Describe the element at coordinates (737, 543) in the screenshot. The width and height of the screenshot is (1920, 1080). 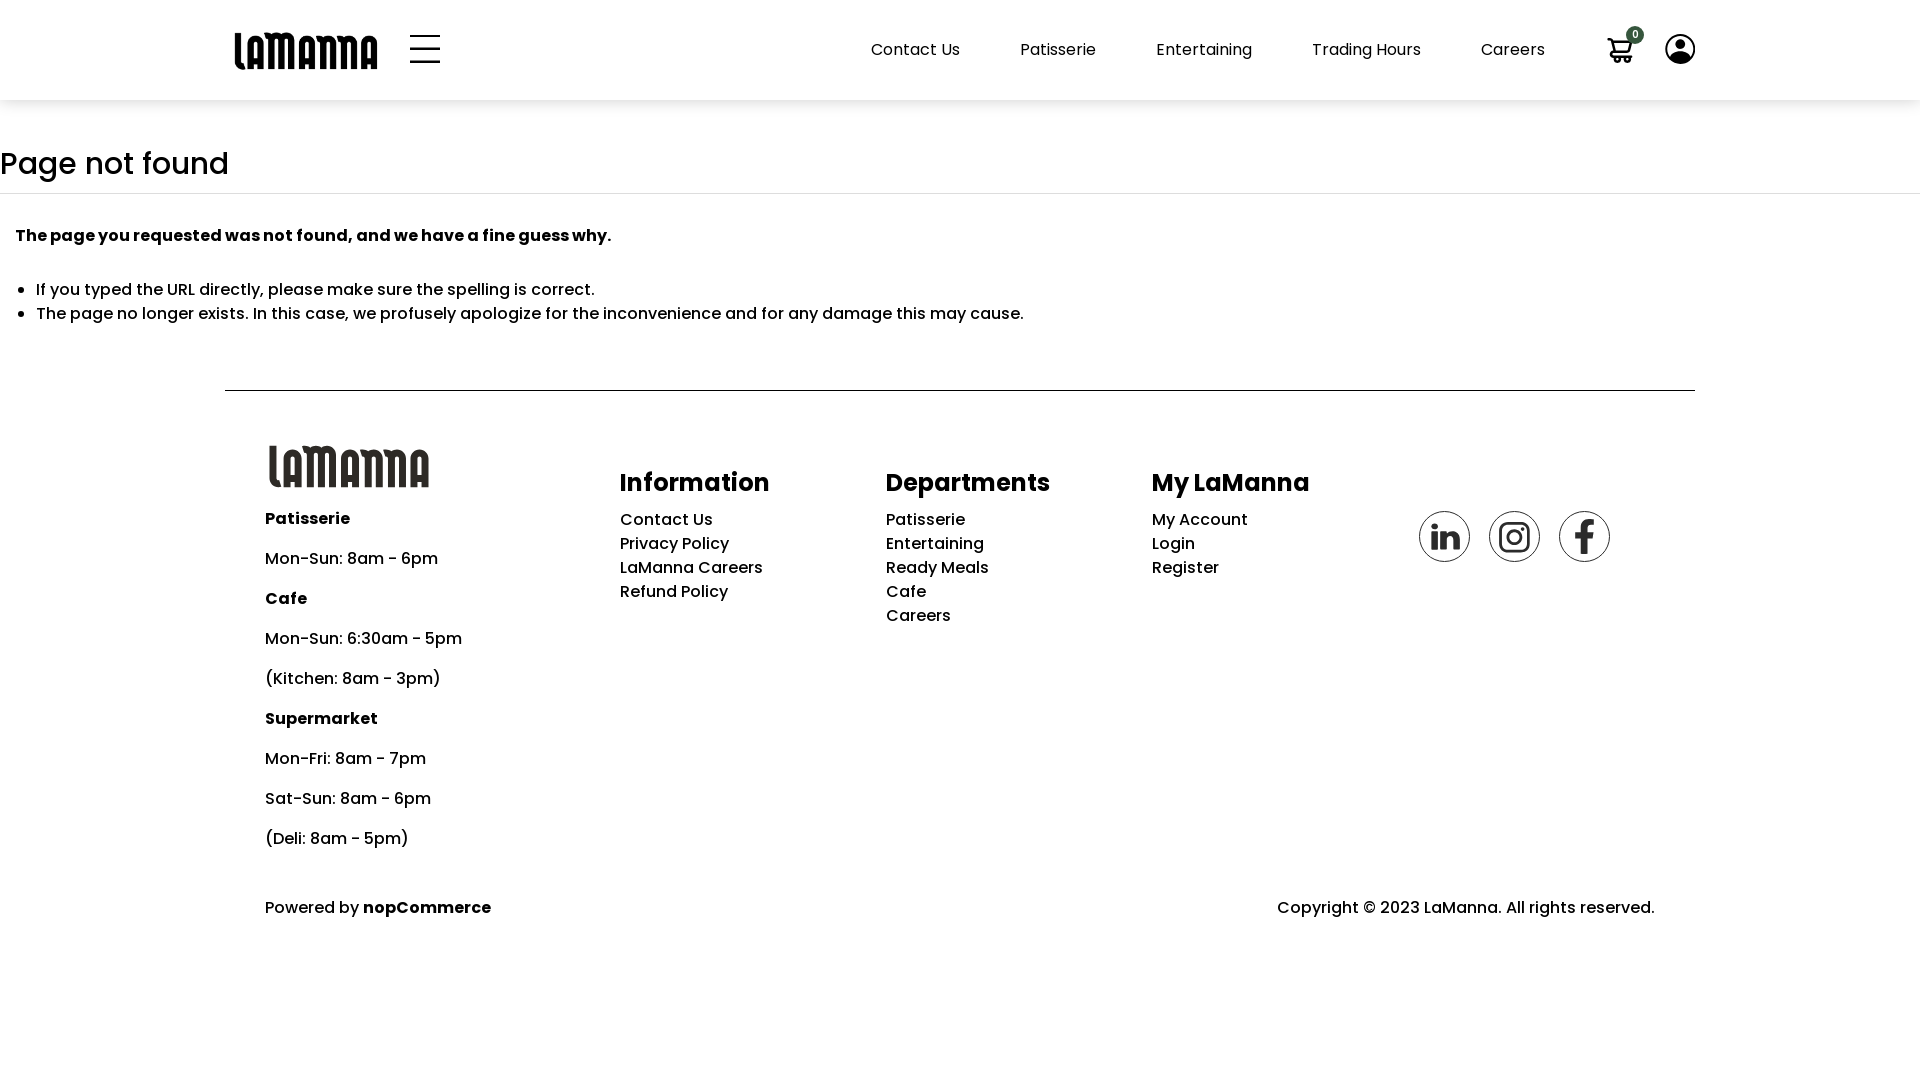
I see `'Privacy Policy'` at that location.